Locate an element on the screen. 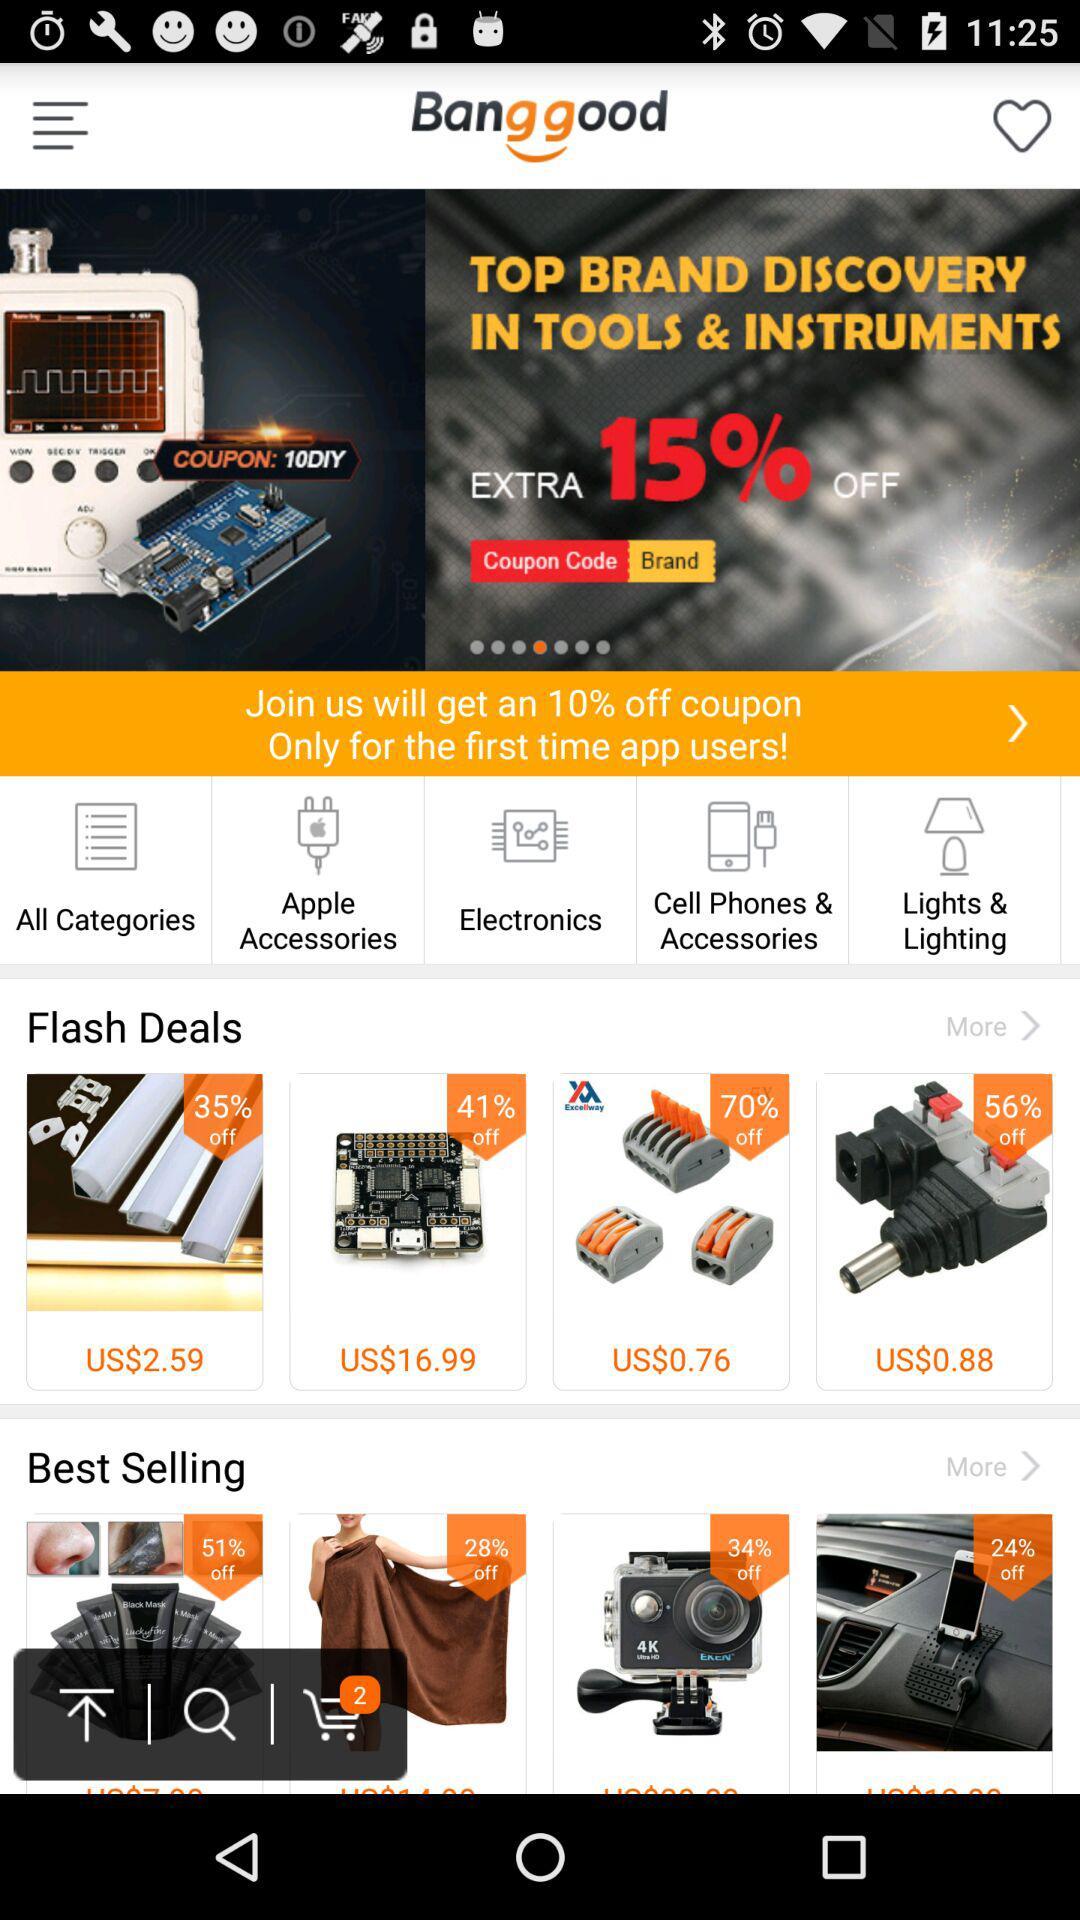  love website is located at coordinates (1022, 124).